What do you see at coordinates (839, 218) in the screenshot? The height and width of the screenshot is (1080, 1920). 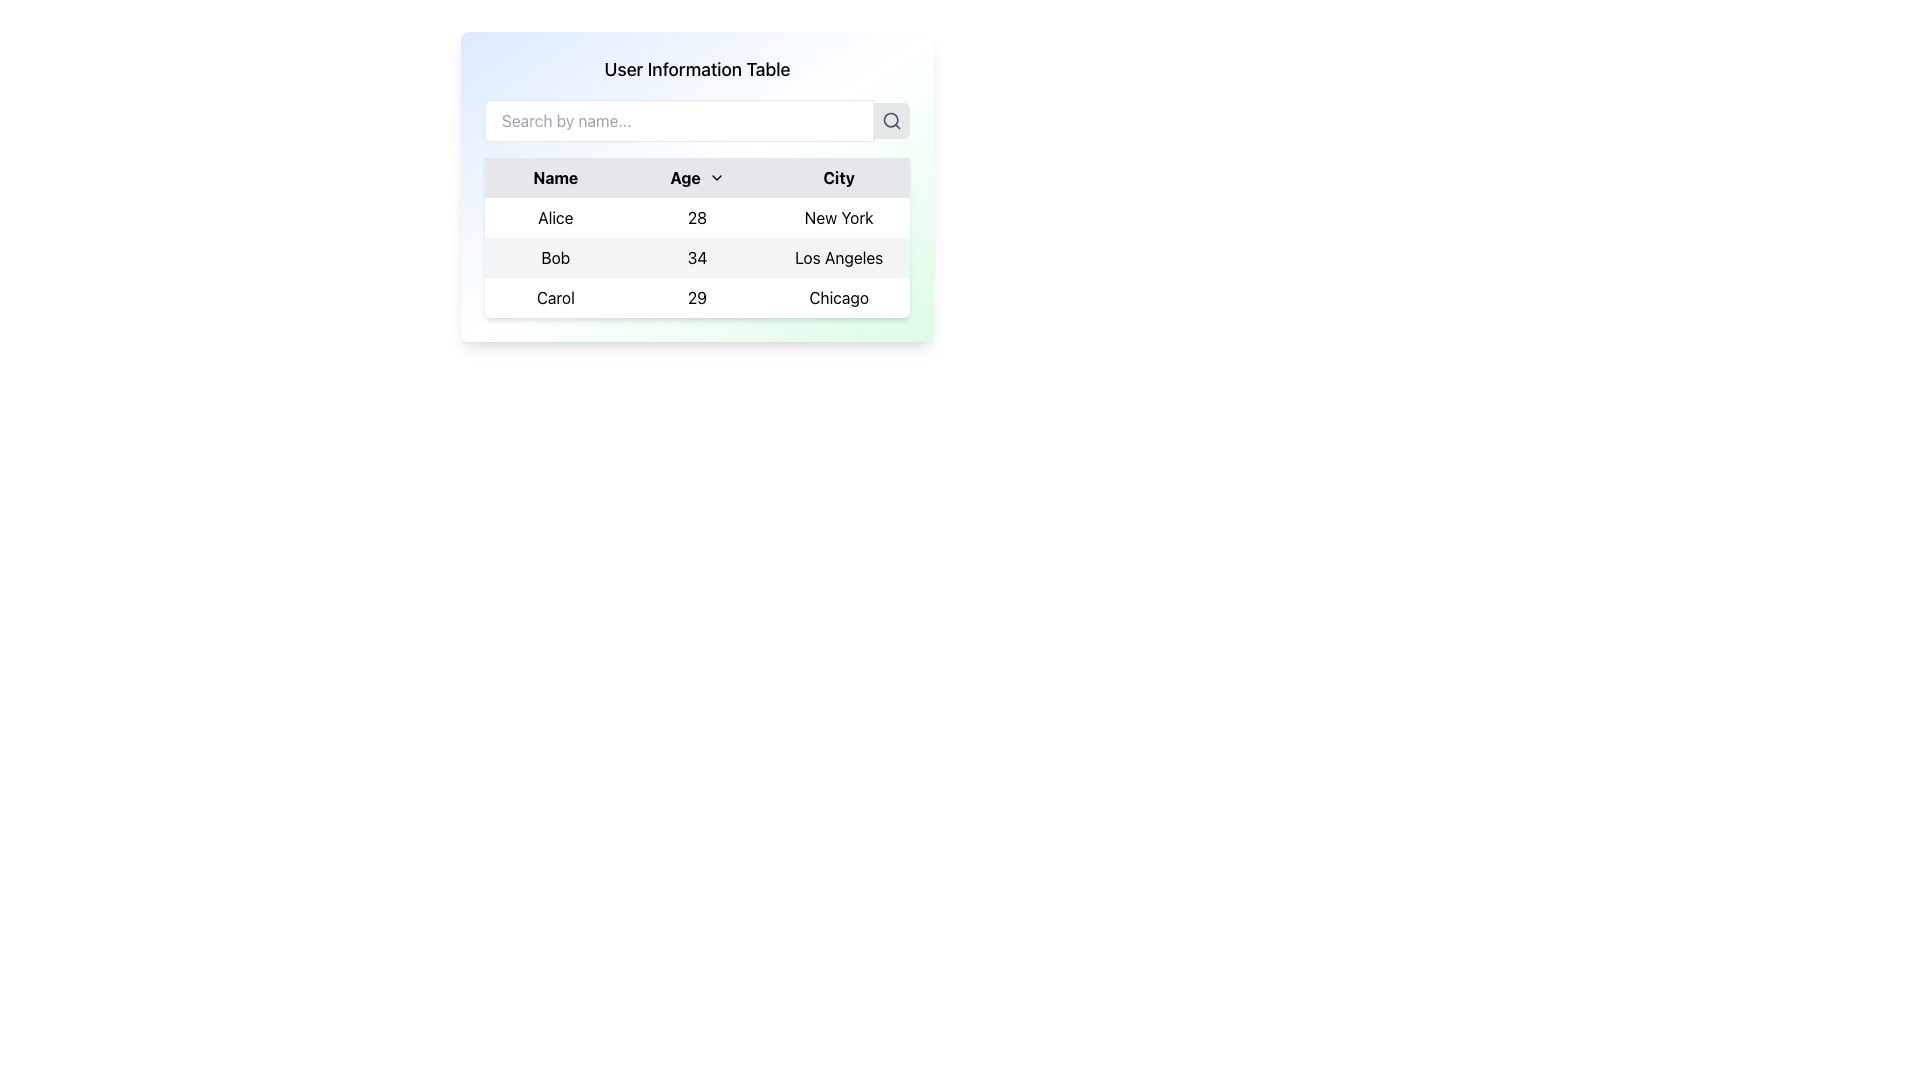 I see `the non-interactive Text Display that shows the city associated with the first data row in a user information table, where 'Alice' is the name and '28' is the age` at bounding box center [839, 218].